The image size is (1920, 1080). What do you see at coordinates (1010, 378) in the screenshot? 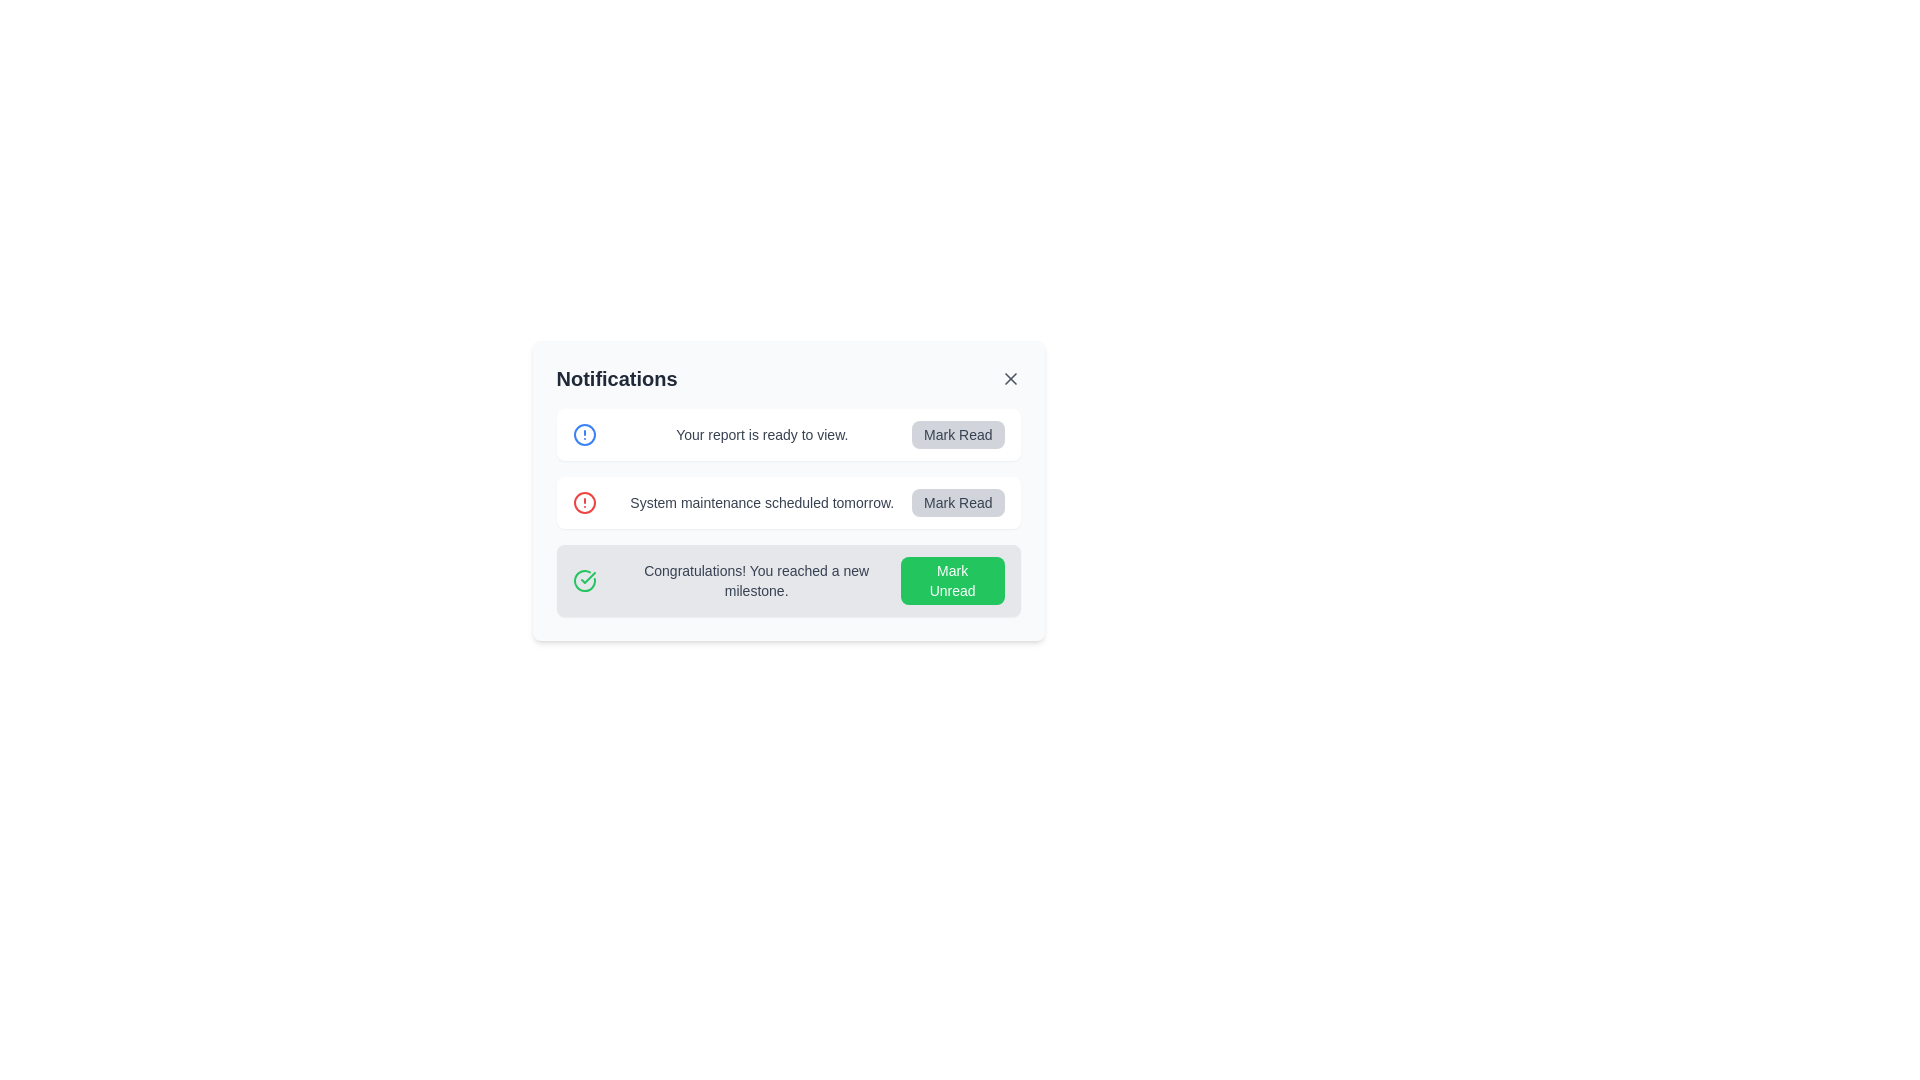
I see `the close button represented as an SVG graphical element within the notification interface, located at the top-right corner of the notification panel` at bounding box center [1010, 378].